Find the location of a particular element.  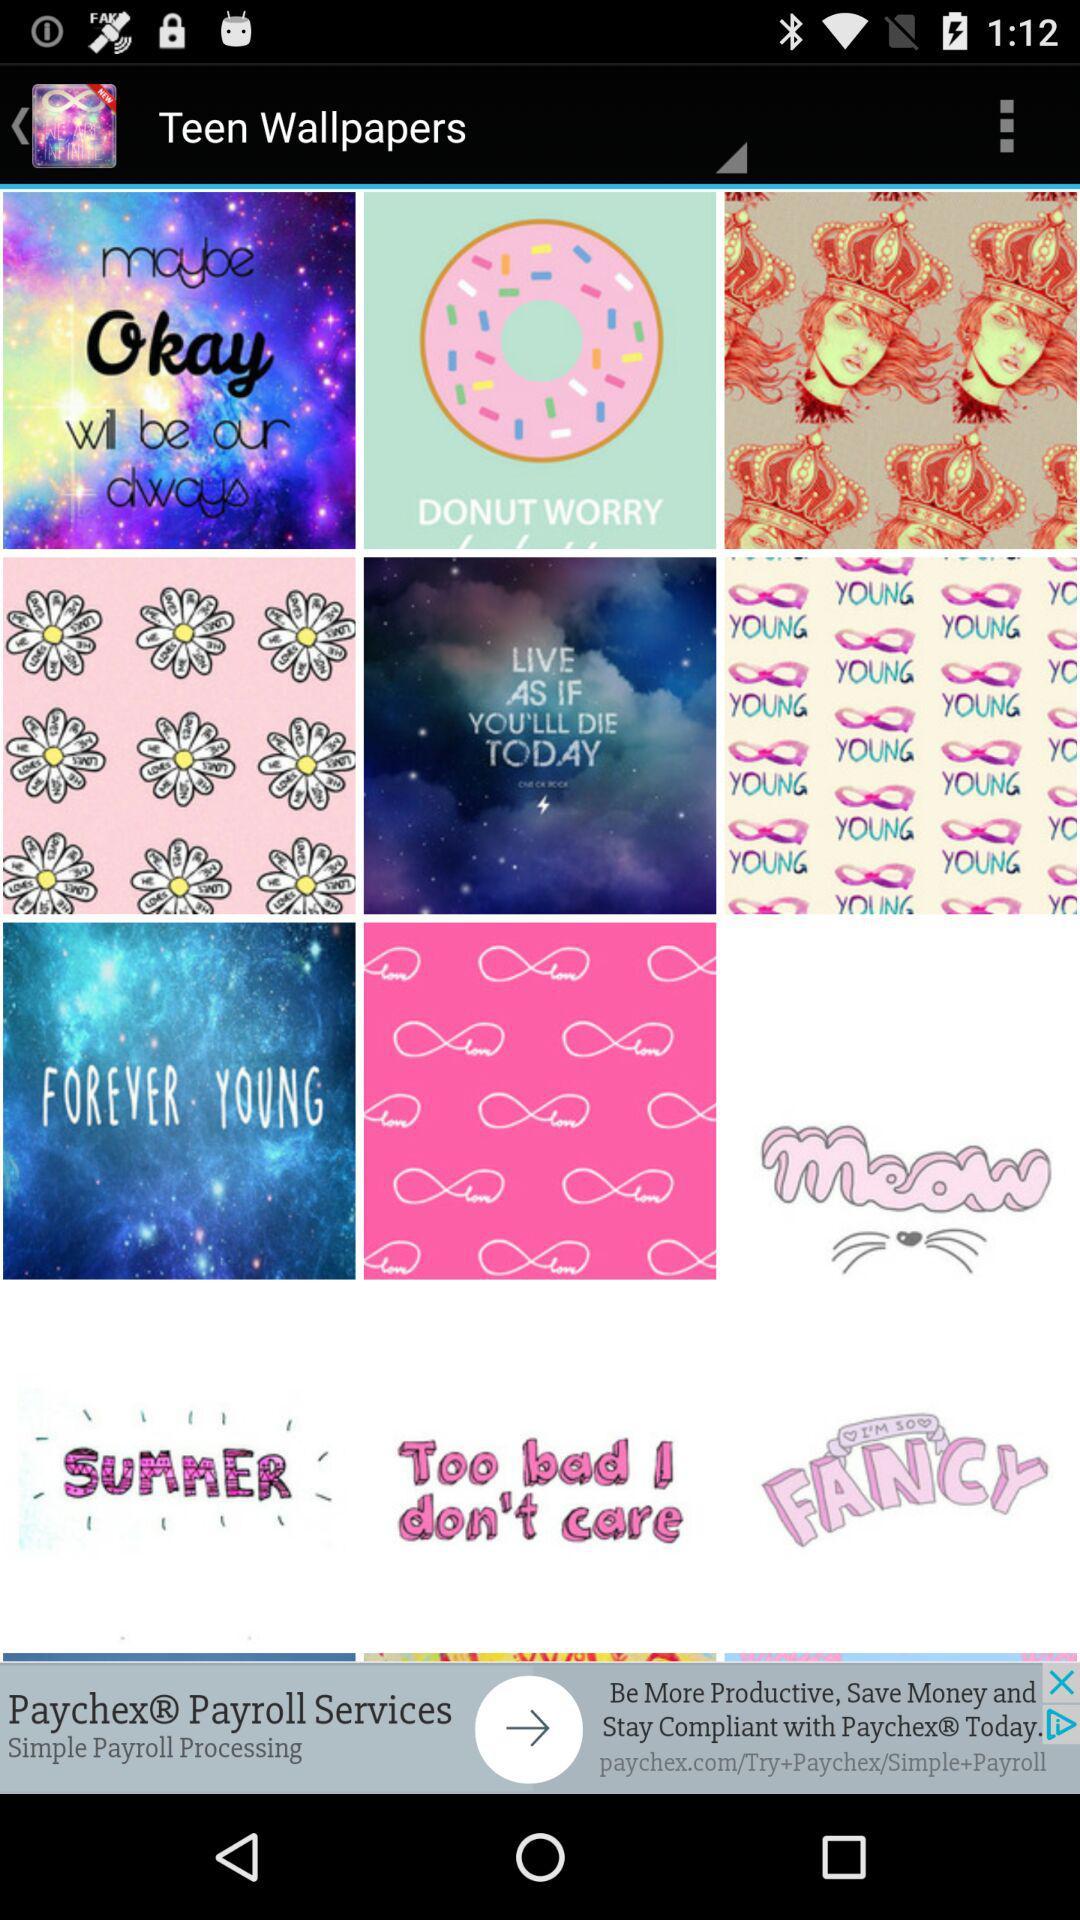

the fifth image is located at coordinates (541, 734).